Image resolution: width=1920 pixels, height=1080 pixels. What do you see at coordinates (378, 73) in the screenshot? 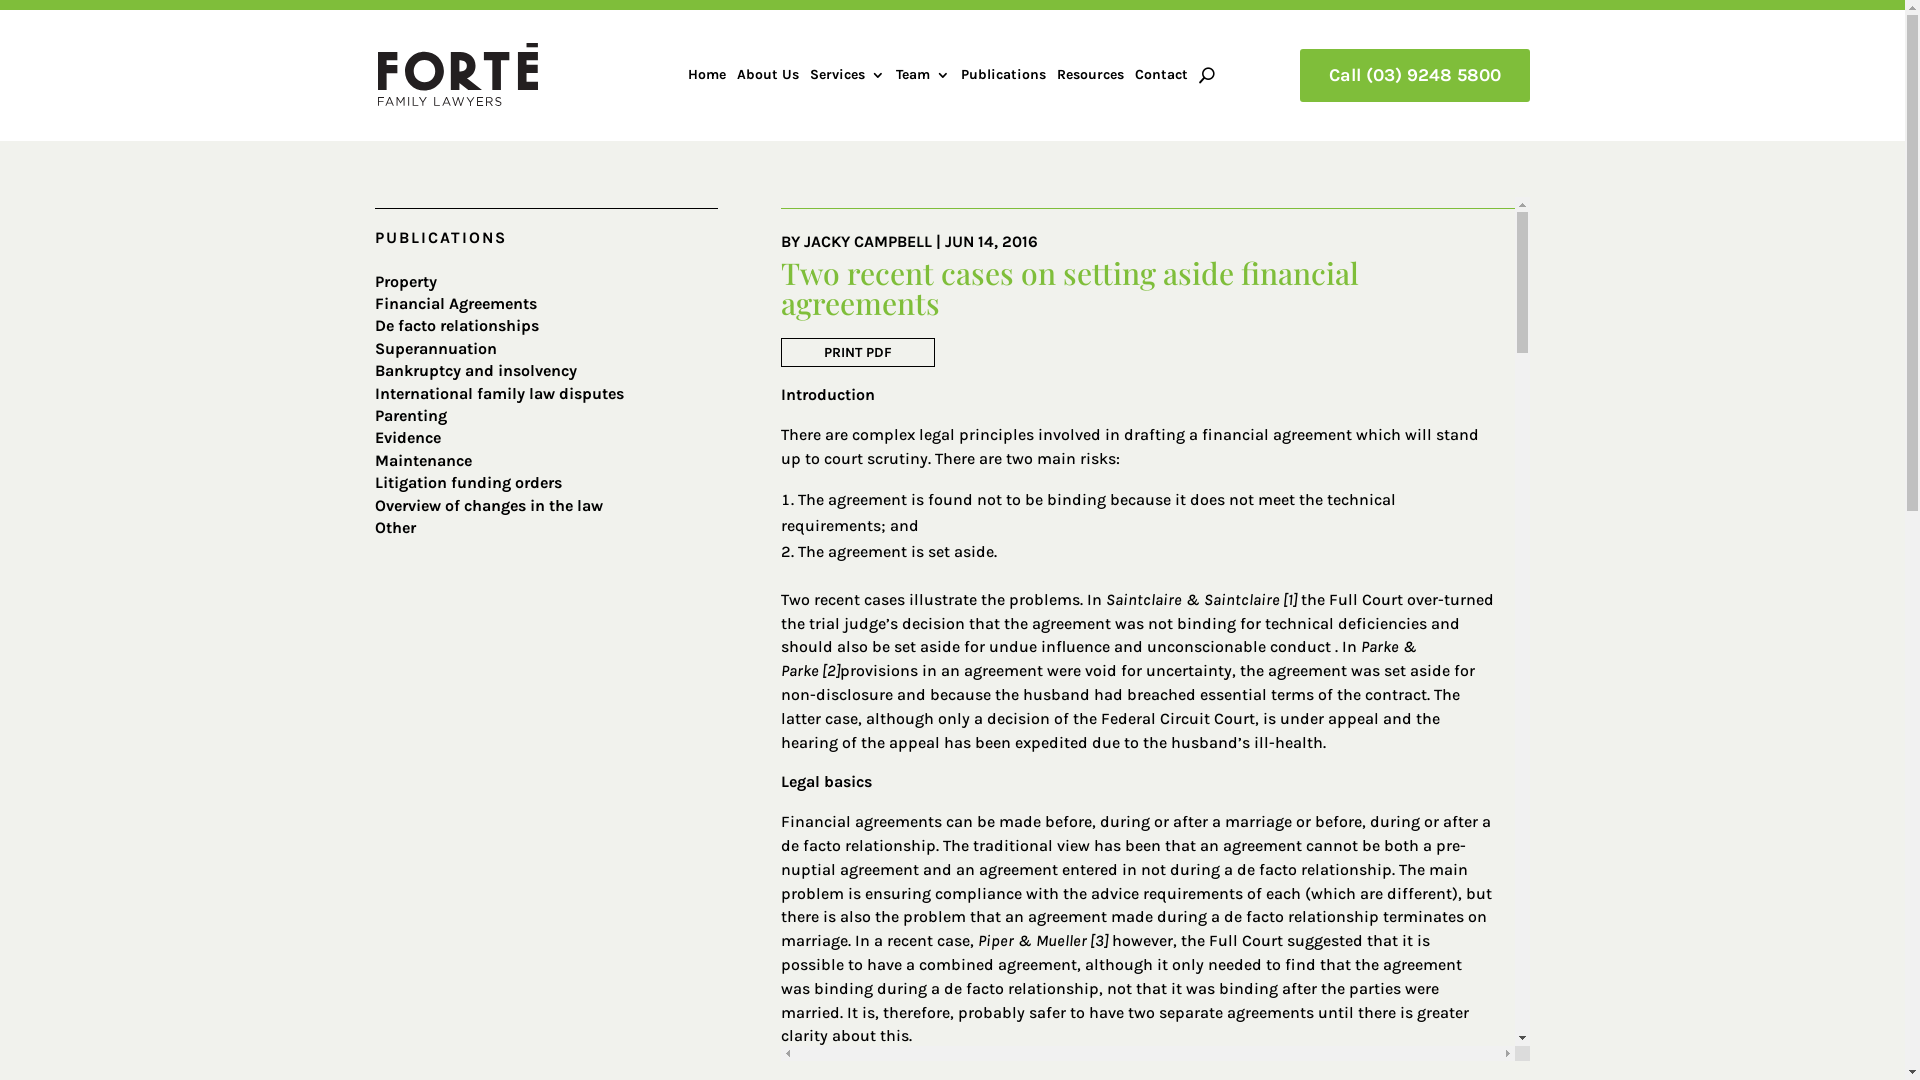
I see `'logo'` at bounding box center [378, 73].